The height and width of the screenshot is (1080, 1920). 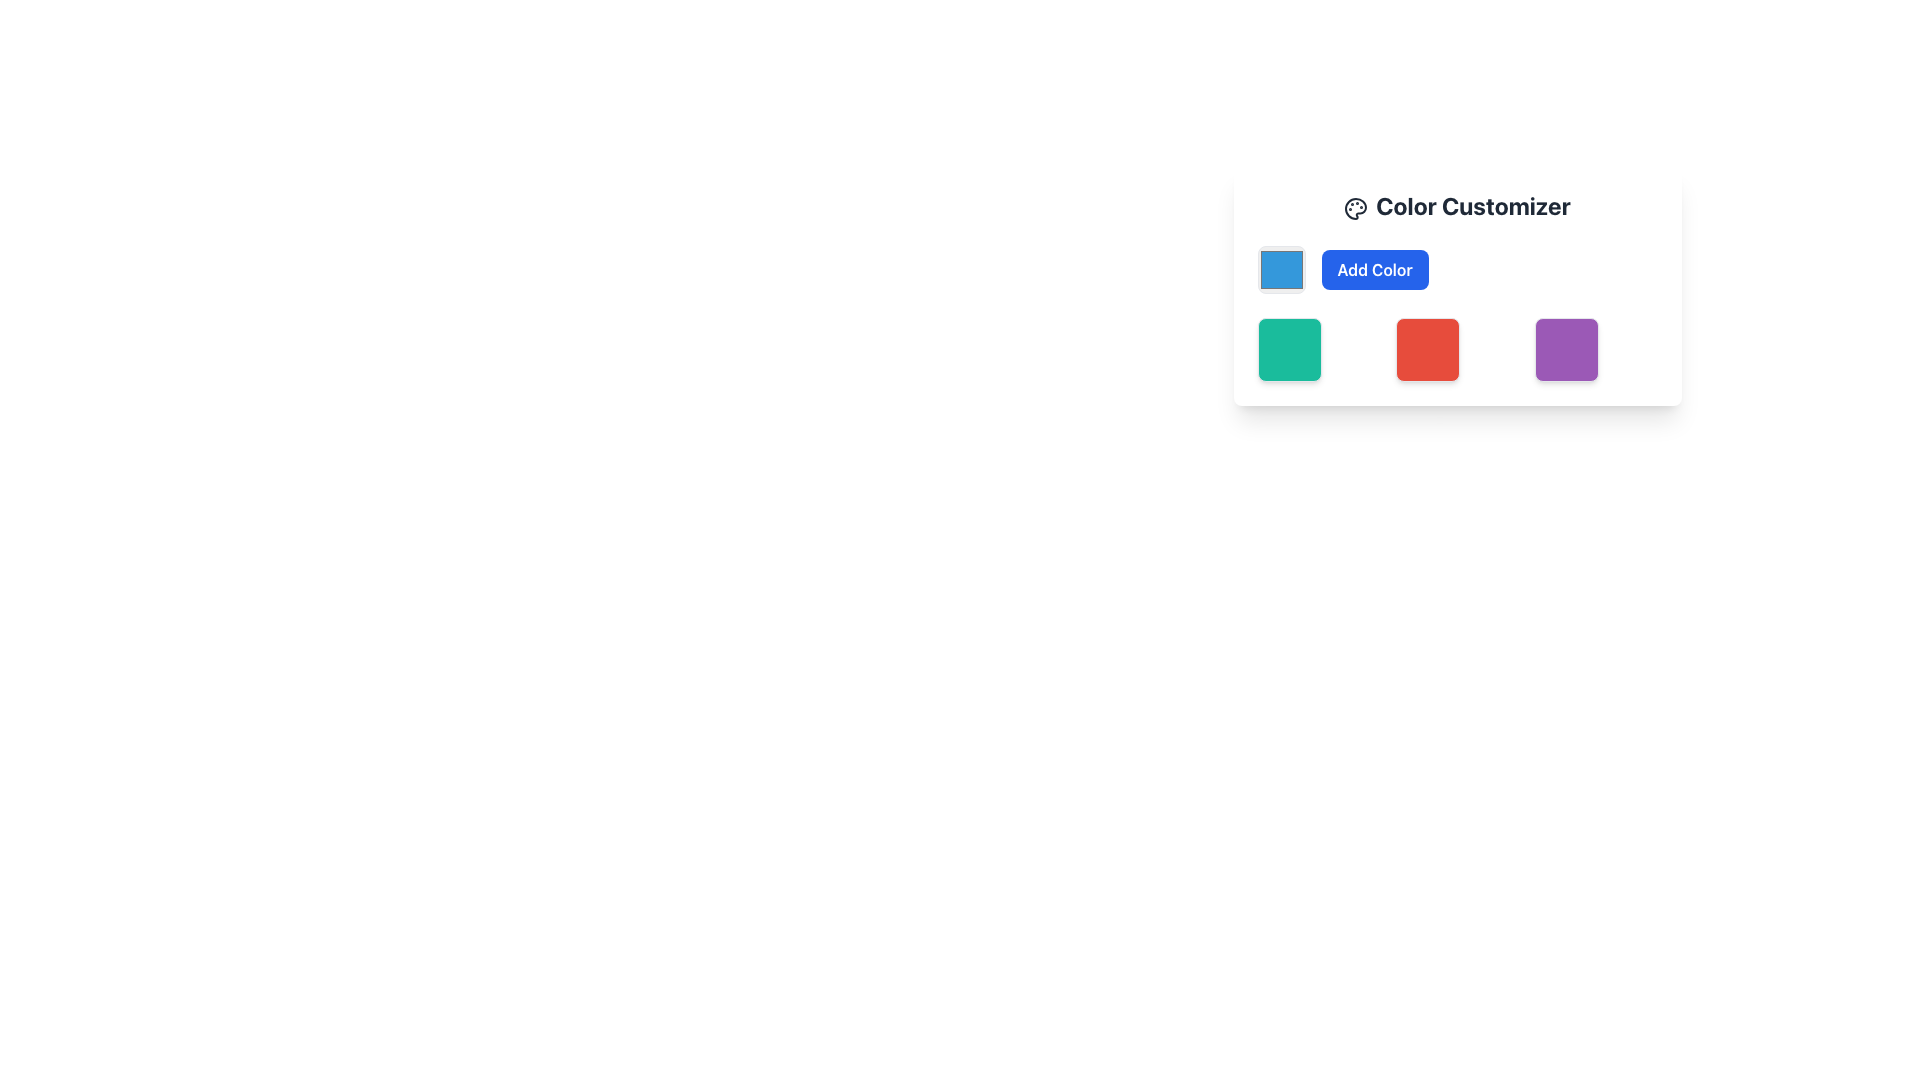 I want to click on the green selectable color box, so click(x=1289, y=349).